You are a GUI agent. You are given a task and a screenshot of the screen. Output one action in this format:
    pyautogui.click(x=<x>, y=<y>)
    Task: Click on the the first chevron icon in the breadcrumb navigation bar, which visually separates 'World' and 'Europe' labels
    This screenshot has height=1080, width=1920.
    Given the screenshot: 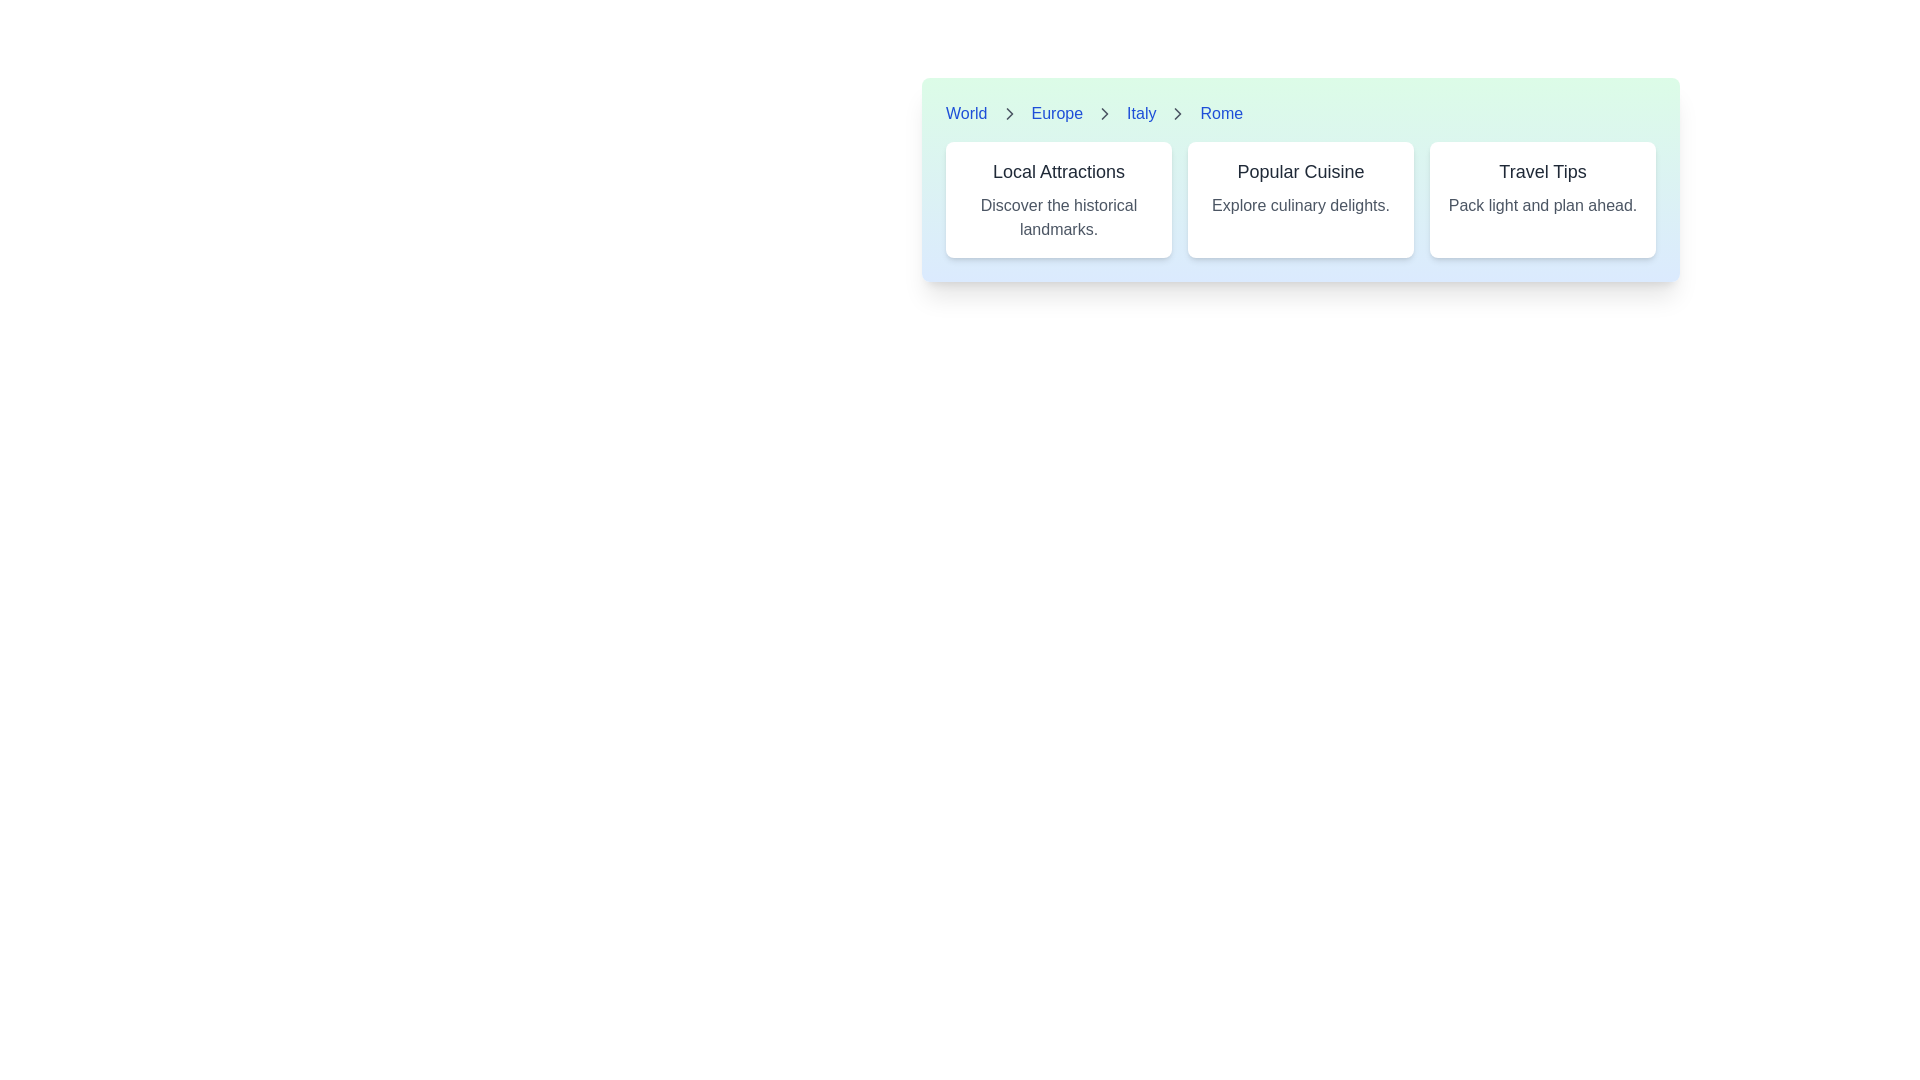 What is the action you would take?
    pyautogui.click(x=1009, y=114)
    